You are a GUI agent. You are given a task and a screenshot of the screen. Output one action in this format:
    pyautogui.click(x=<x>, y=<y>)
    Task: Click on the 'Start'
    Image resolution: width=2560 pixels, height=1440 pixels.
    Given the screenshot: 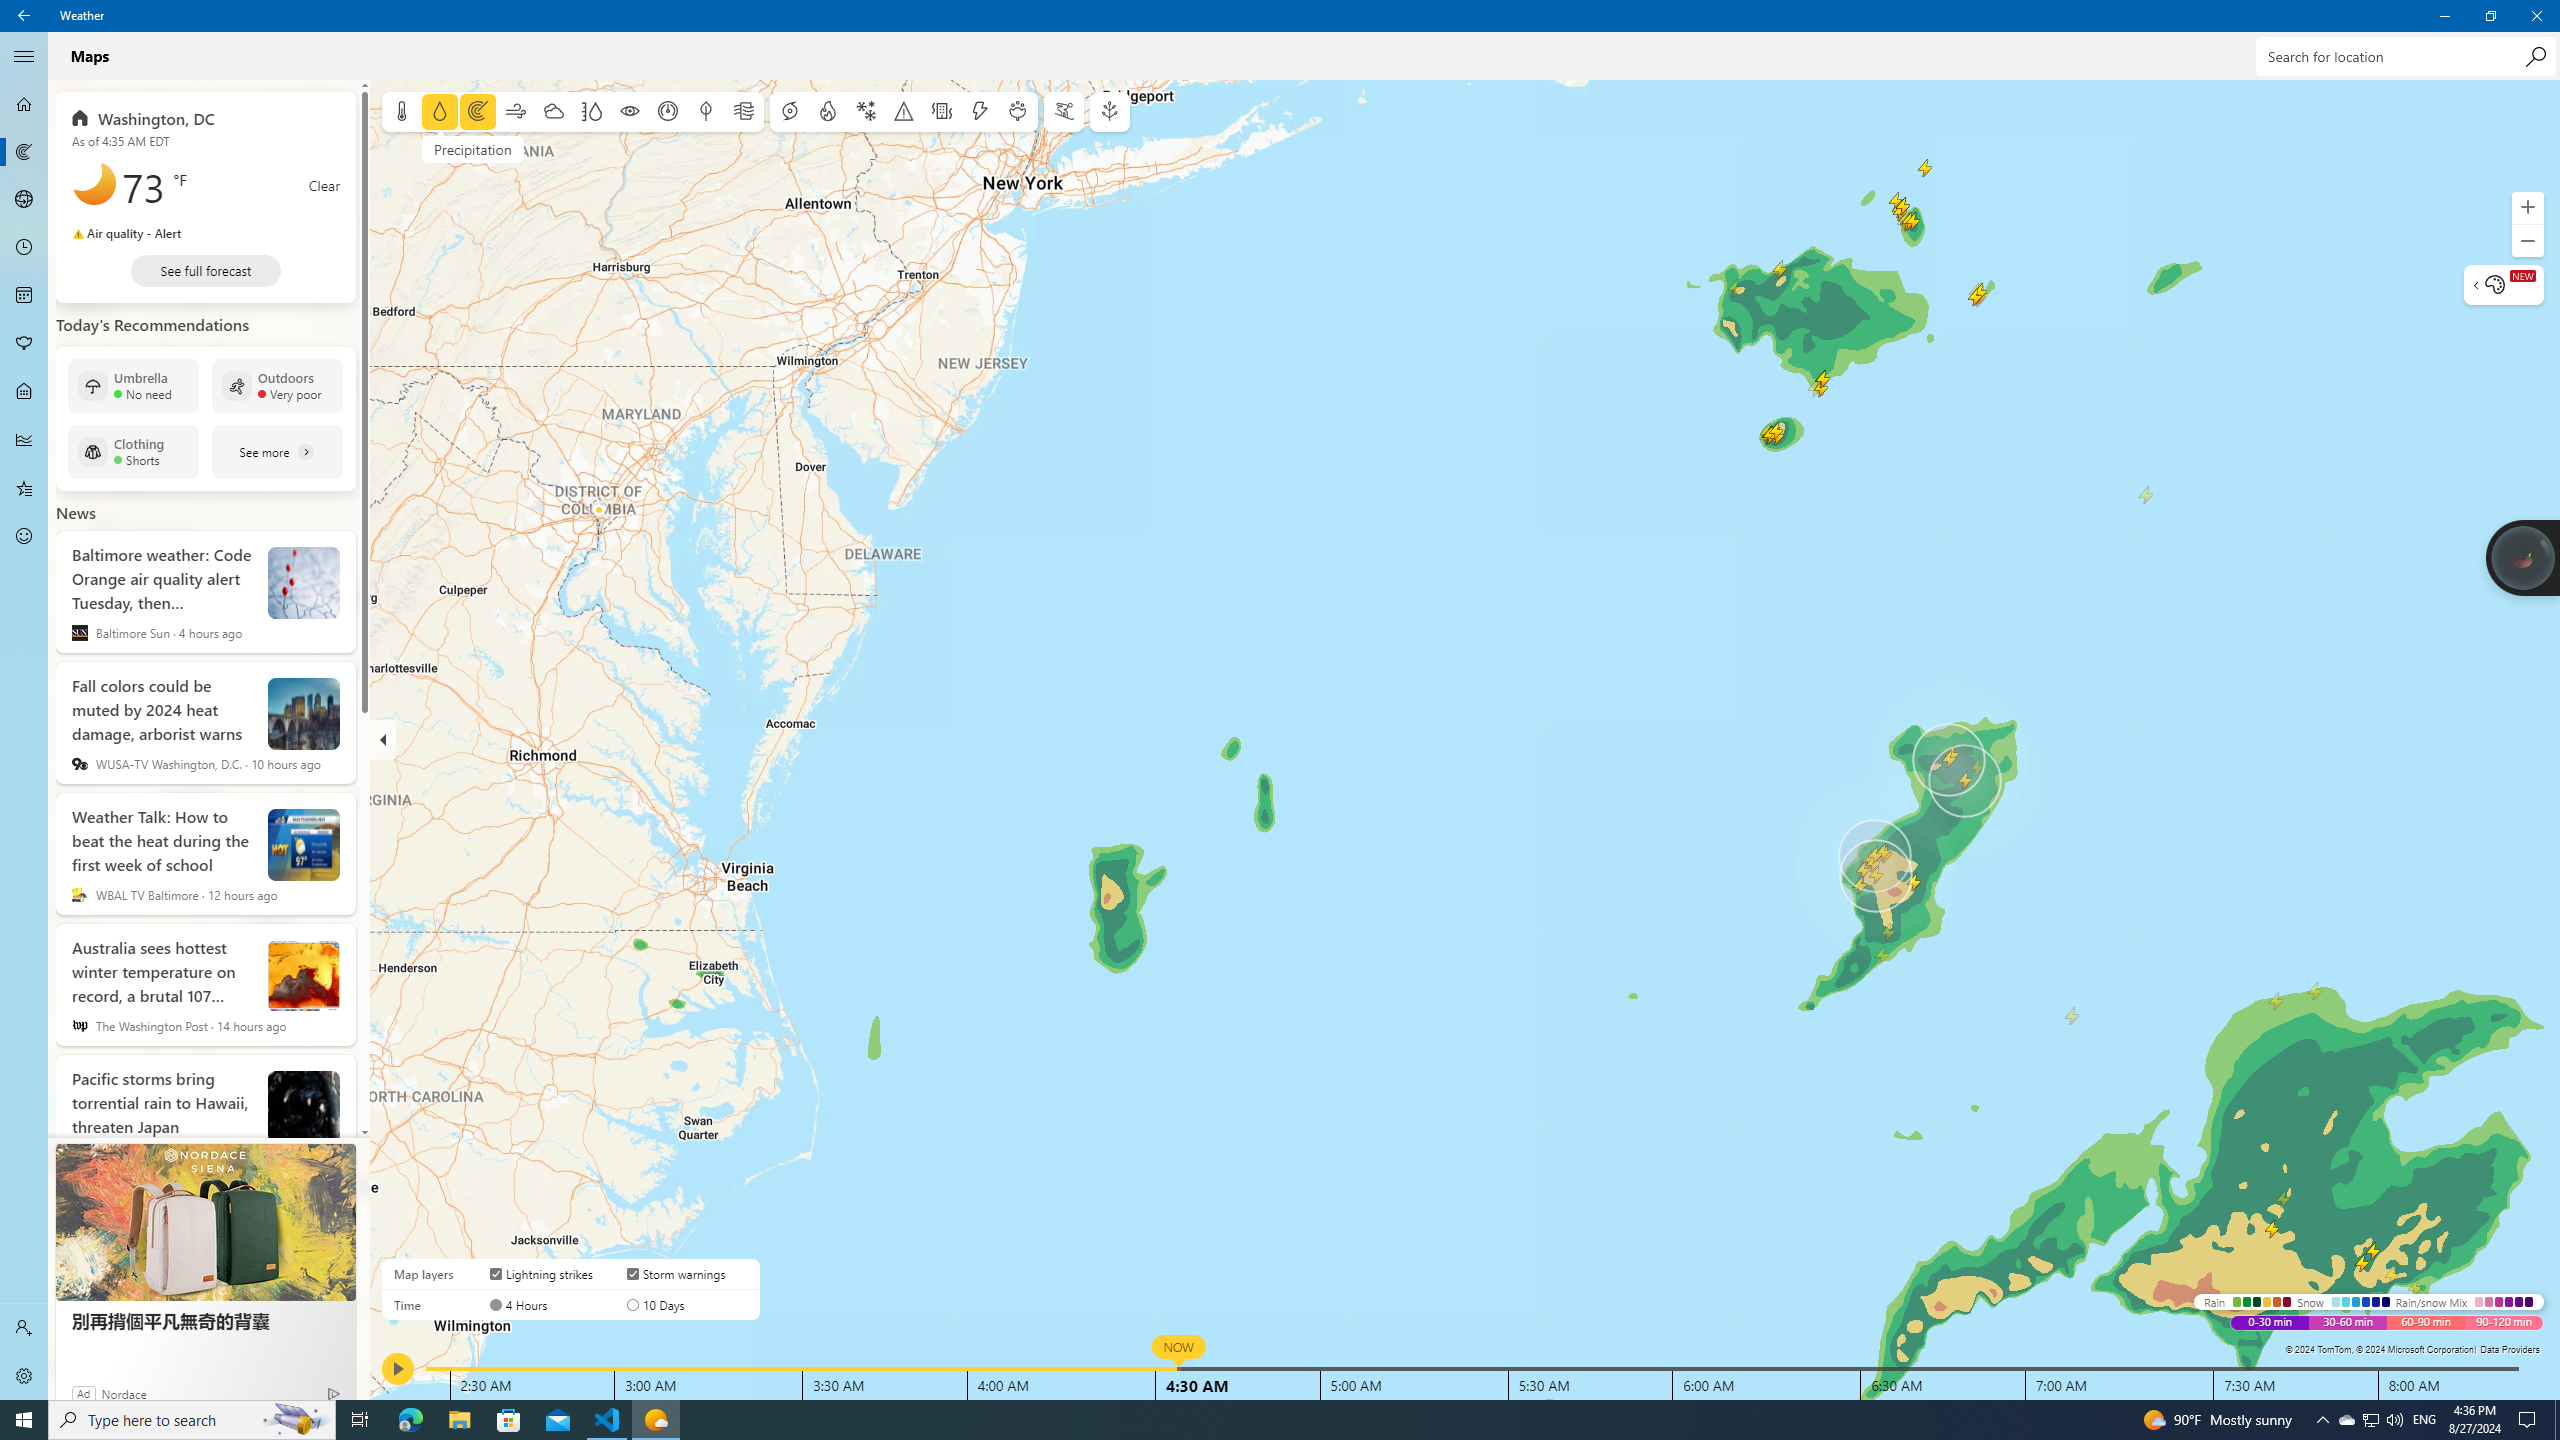 What is the action you would take?
    pyautogui.click(x=24, y=1418)
    